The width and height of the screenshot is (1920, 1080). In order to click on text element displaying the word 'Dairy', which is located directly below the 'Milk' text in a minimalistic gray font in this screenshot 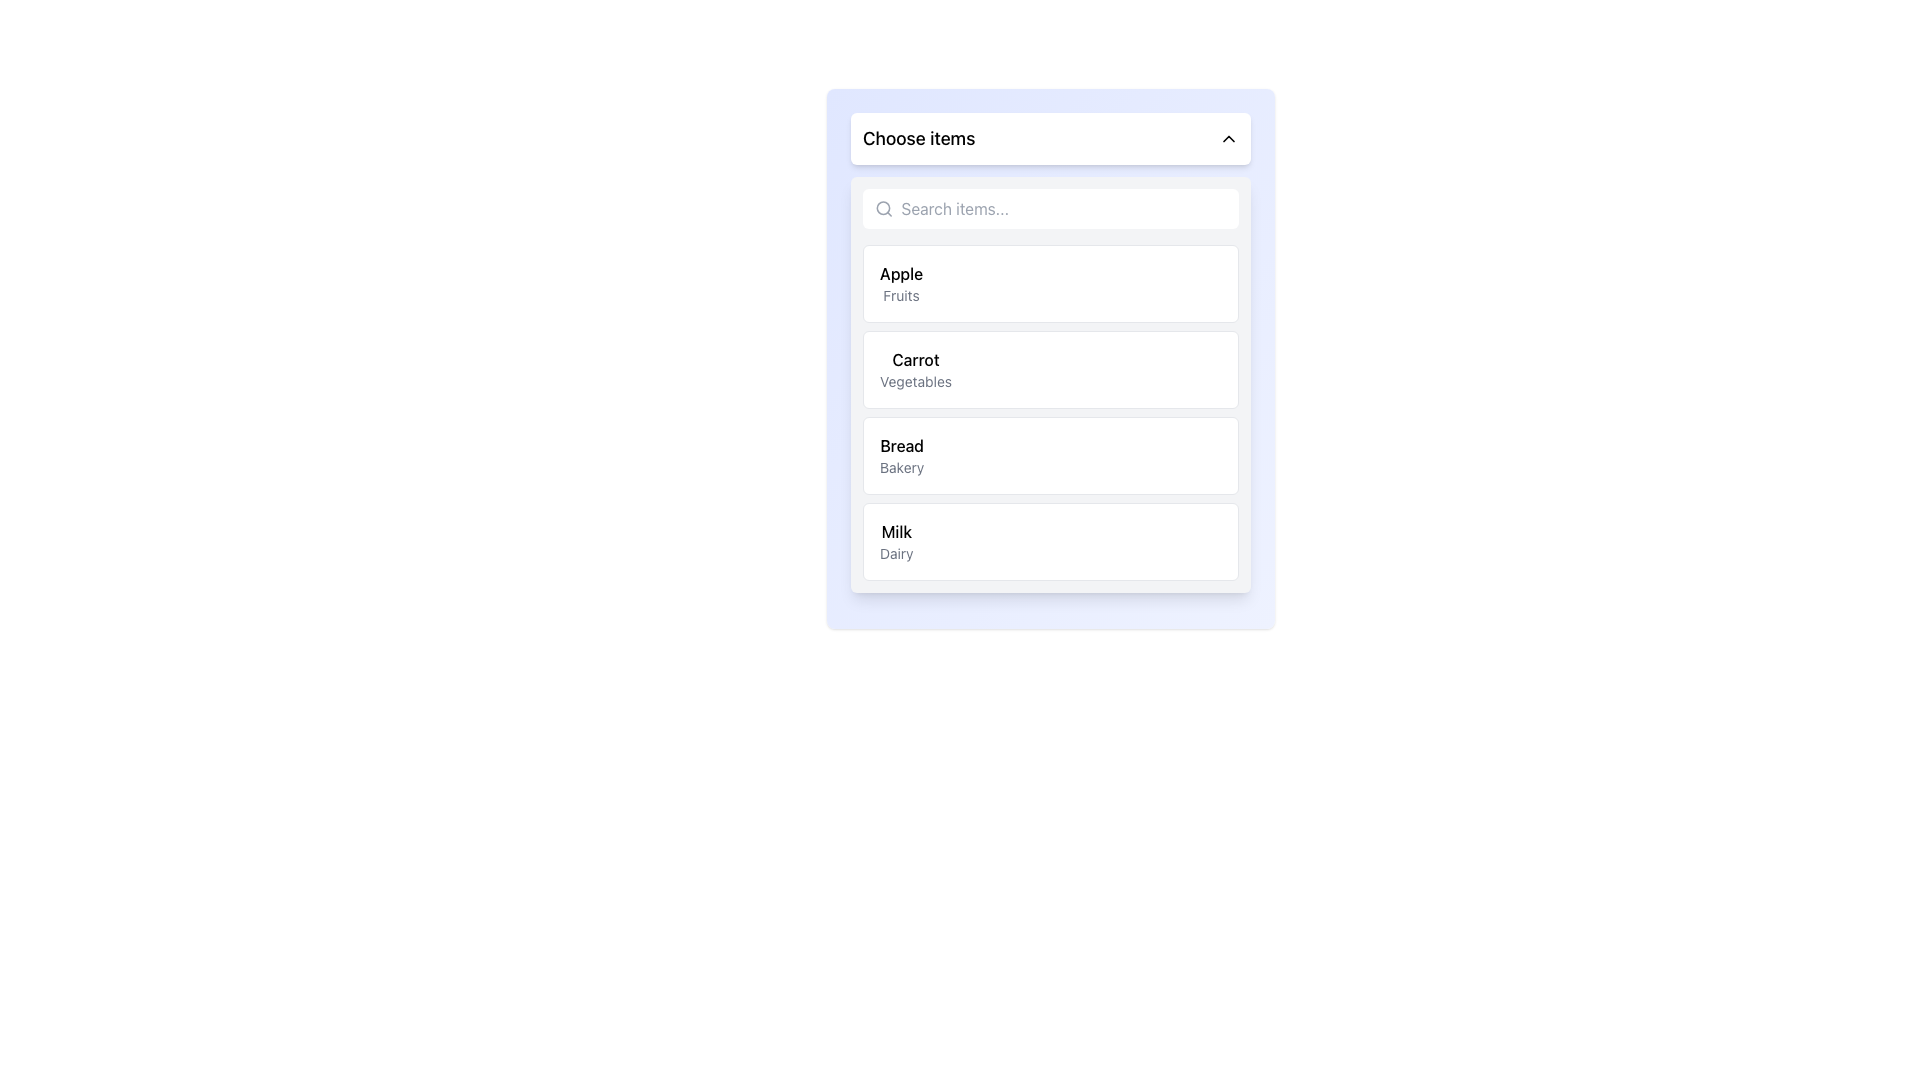, I will do `click(895, 554)`.